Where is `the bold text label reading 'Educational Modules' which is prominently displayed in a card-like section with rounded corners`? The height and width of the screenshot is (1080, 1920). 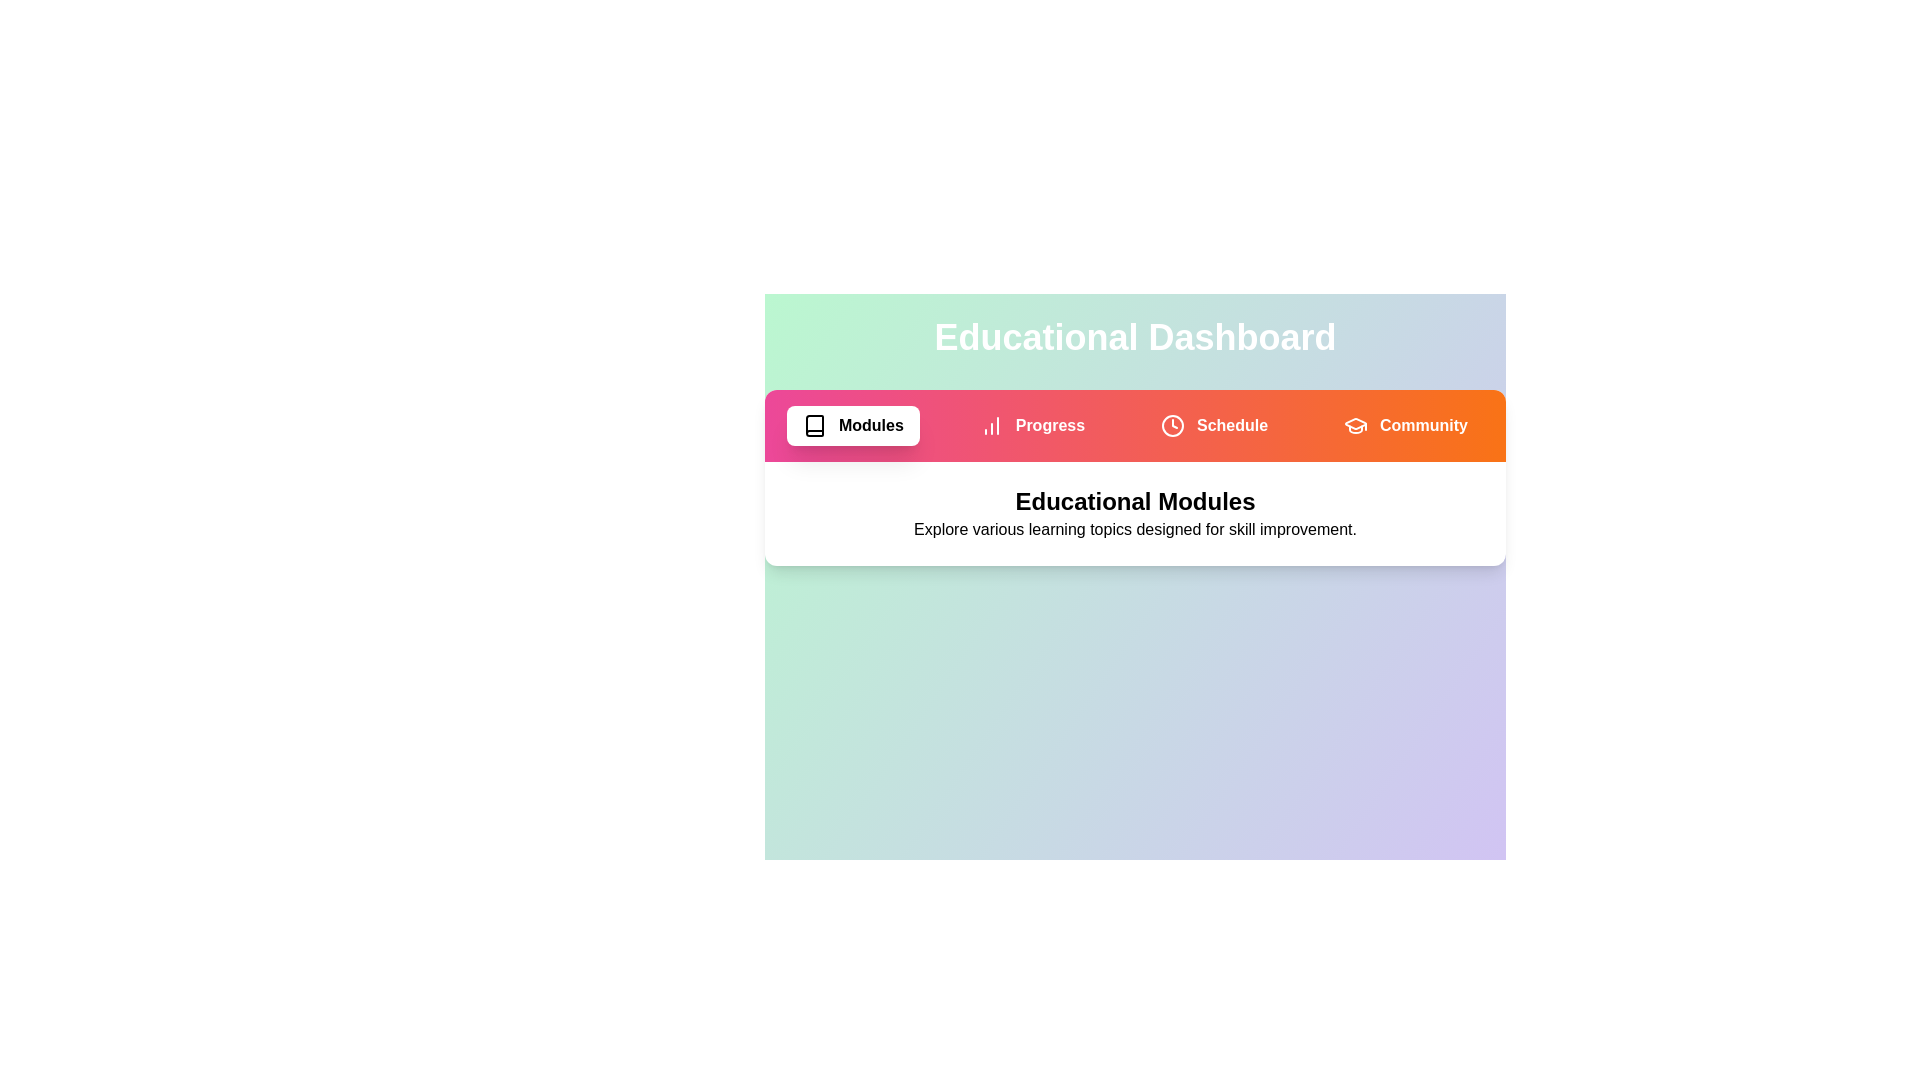 the bold text label reading 'Educational Modules' which is prominently displayed in a card-like section with rounded corners is located at coordinates (1135, 500).